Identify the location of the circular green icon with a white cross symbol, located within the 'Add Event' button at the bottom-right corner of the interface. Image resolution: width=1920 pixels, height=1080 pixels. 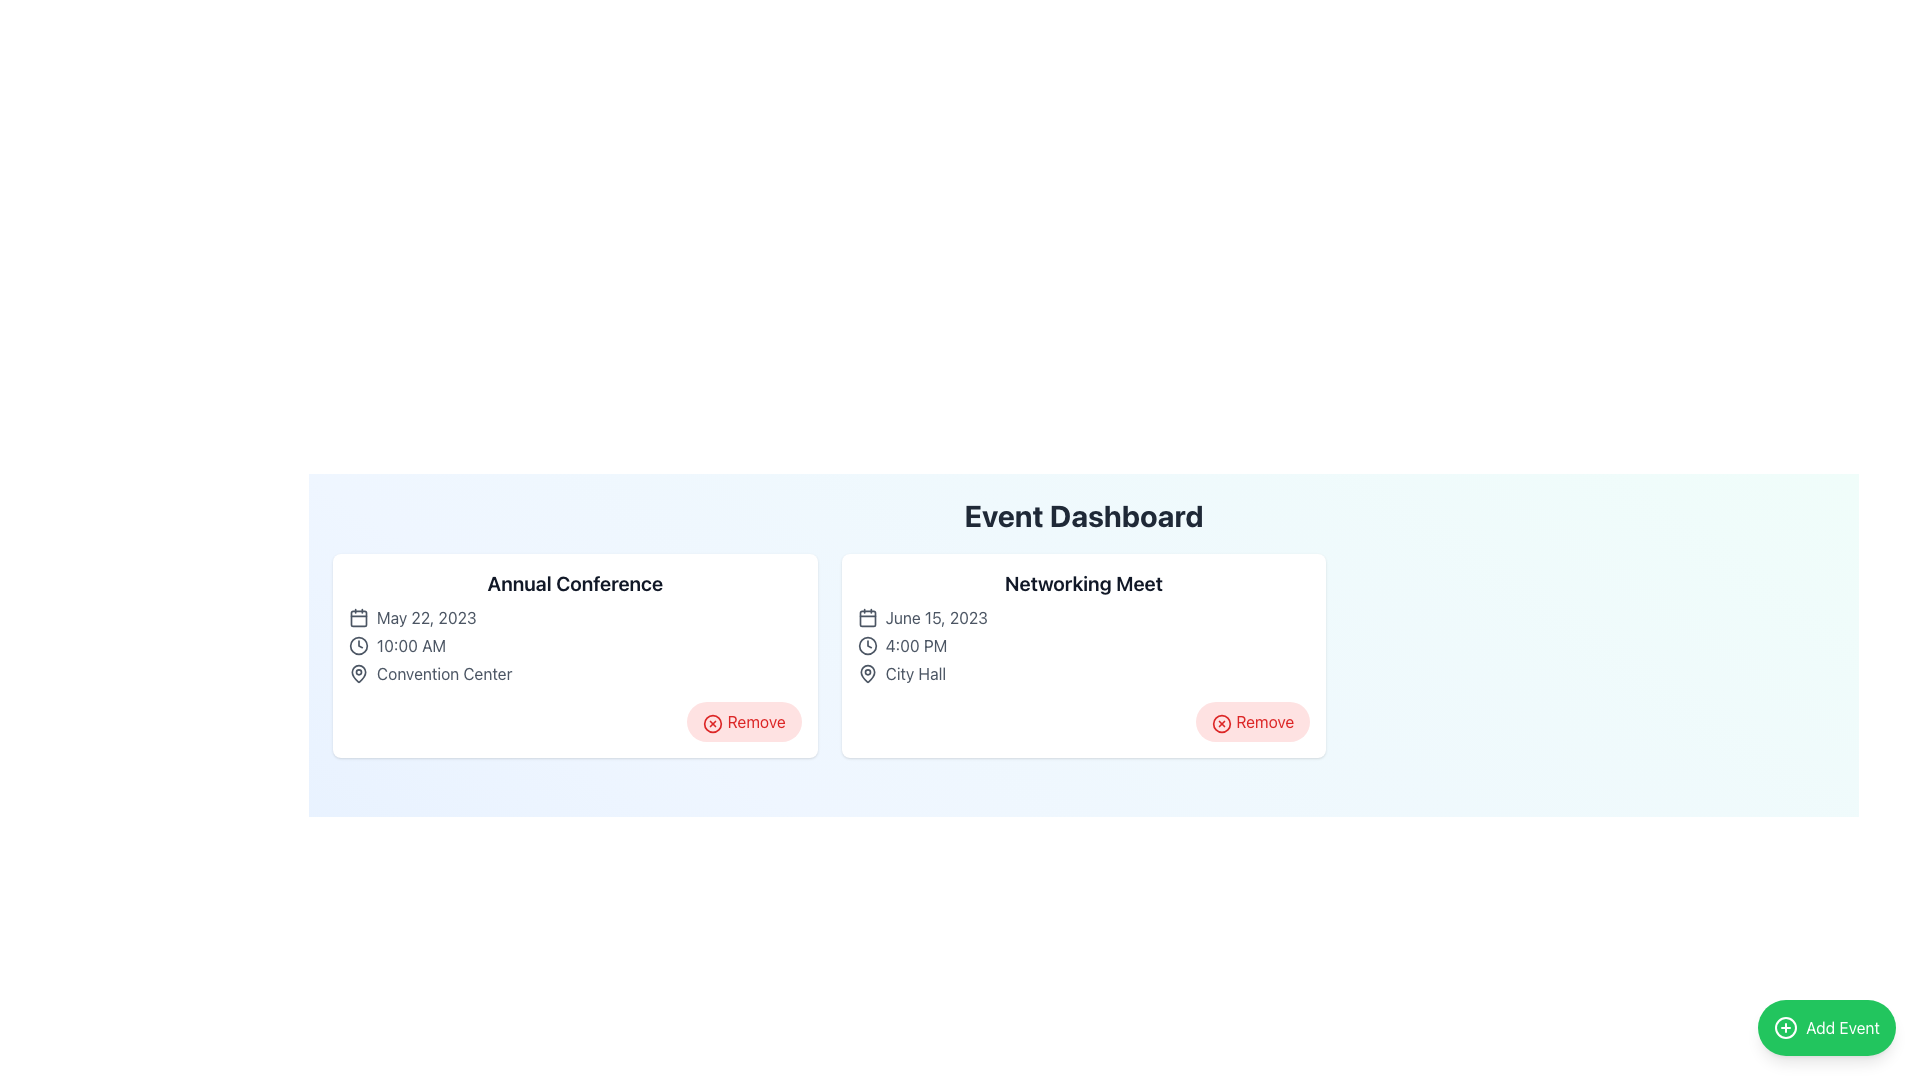
(1786, 1028).